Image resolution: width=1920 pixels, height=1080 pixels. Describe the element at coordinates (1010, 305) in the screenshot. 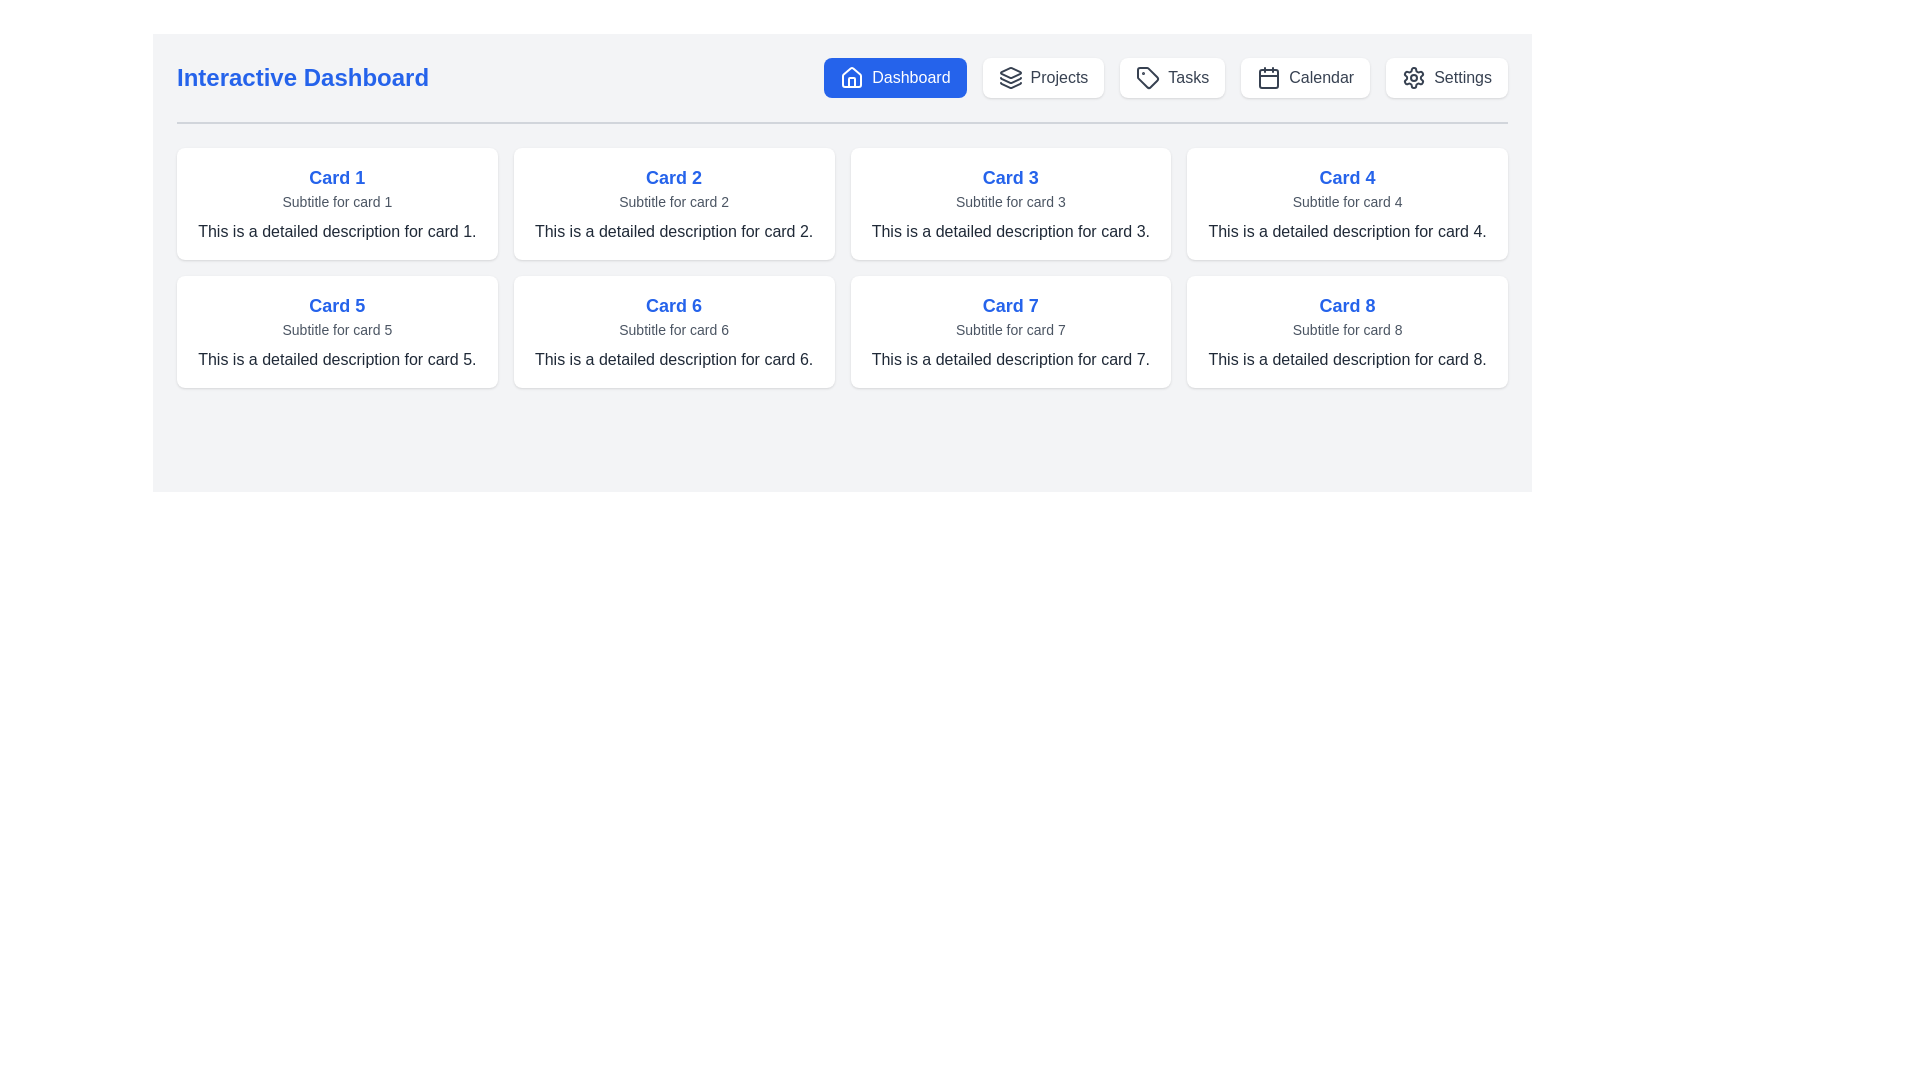

I see `the main title text of 'Card 7', which is positioned at the top of the card in the second row, third column of the grid layout` at that location.